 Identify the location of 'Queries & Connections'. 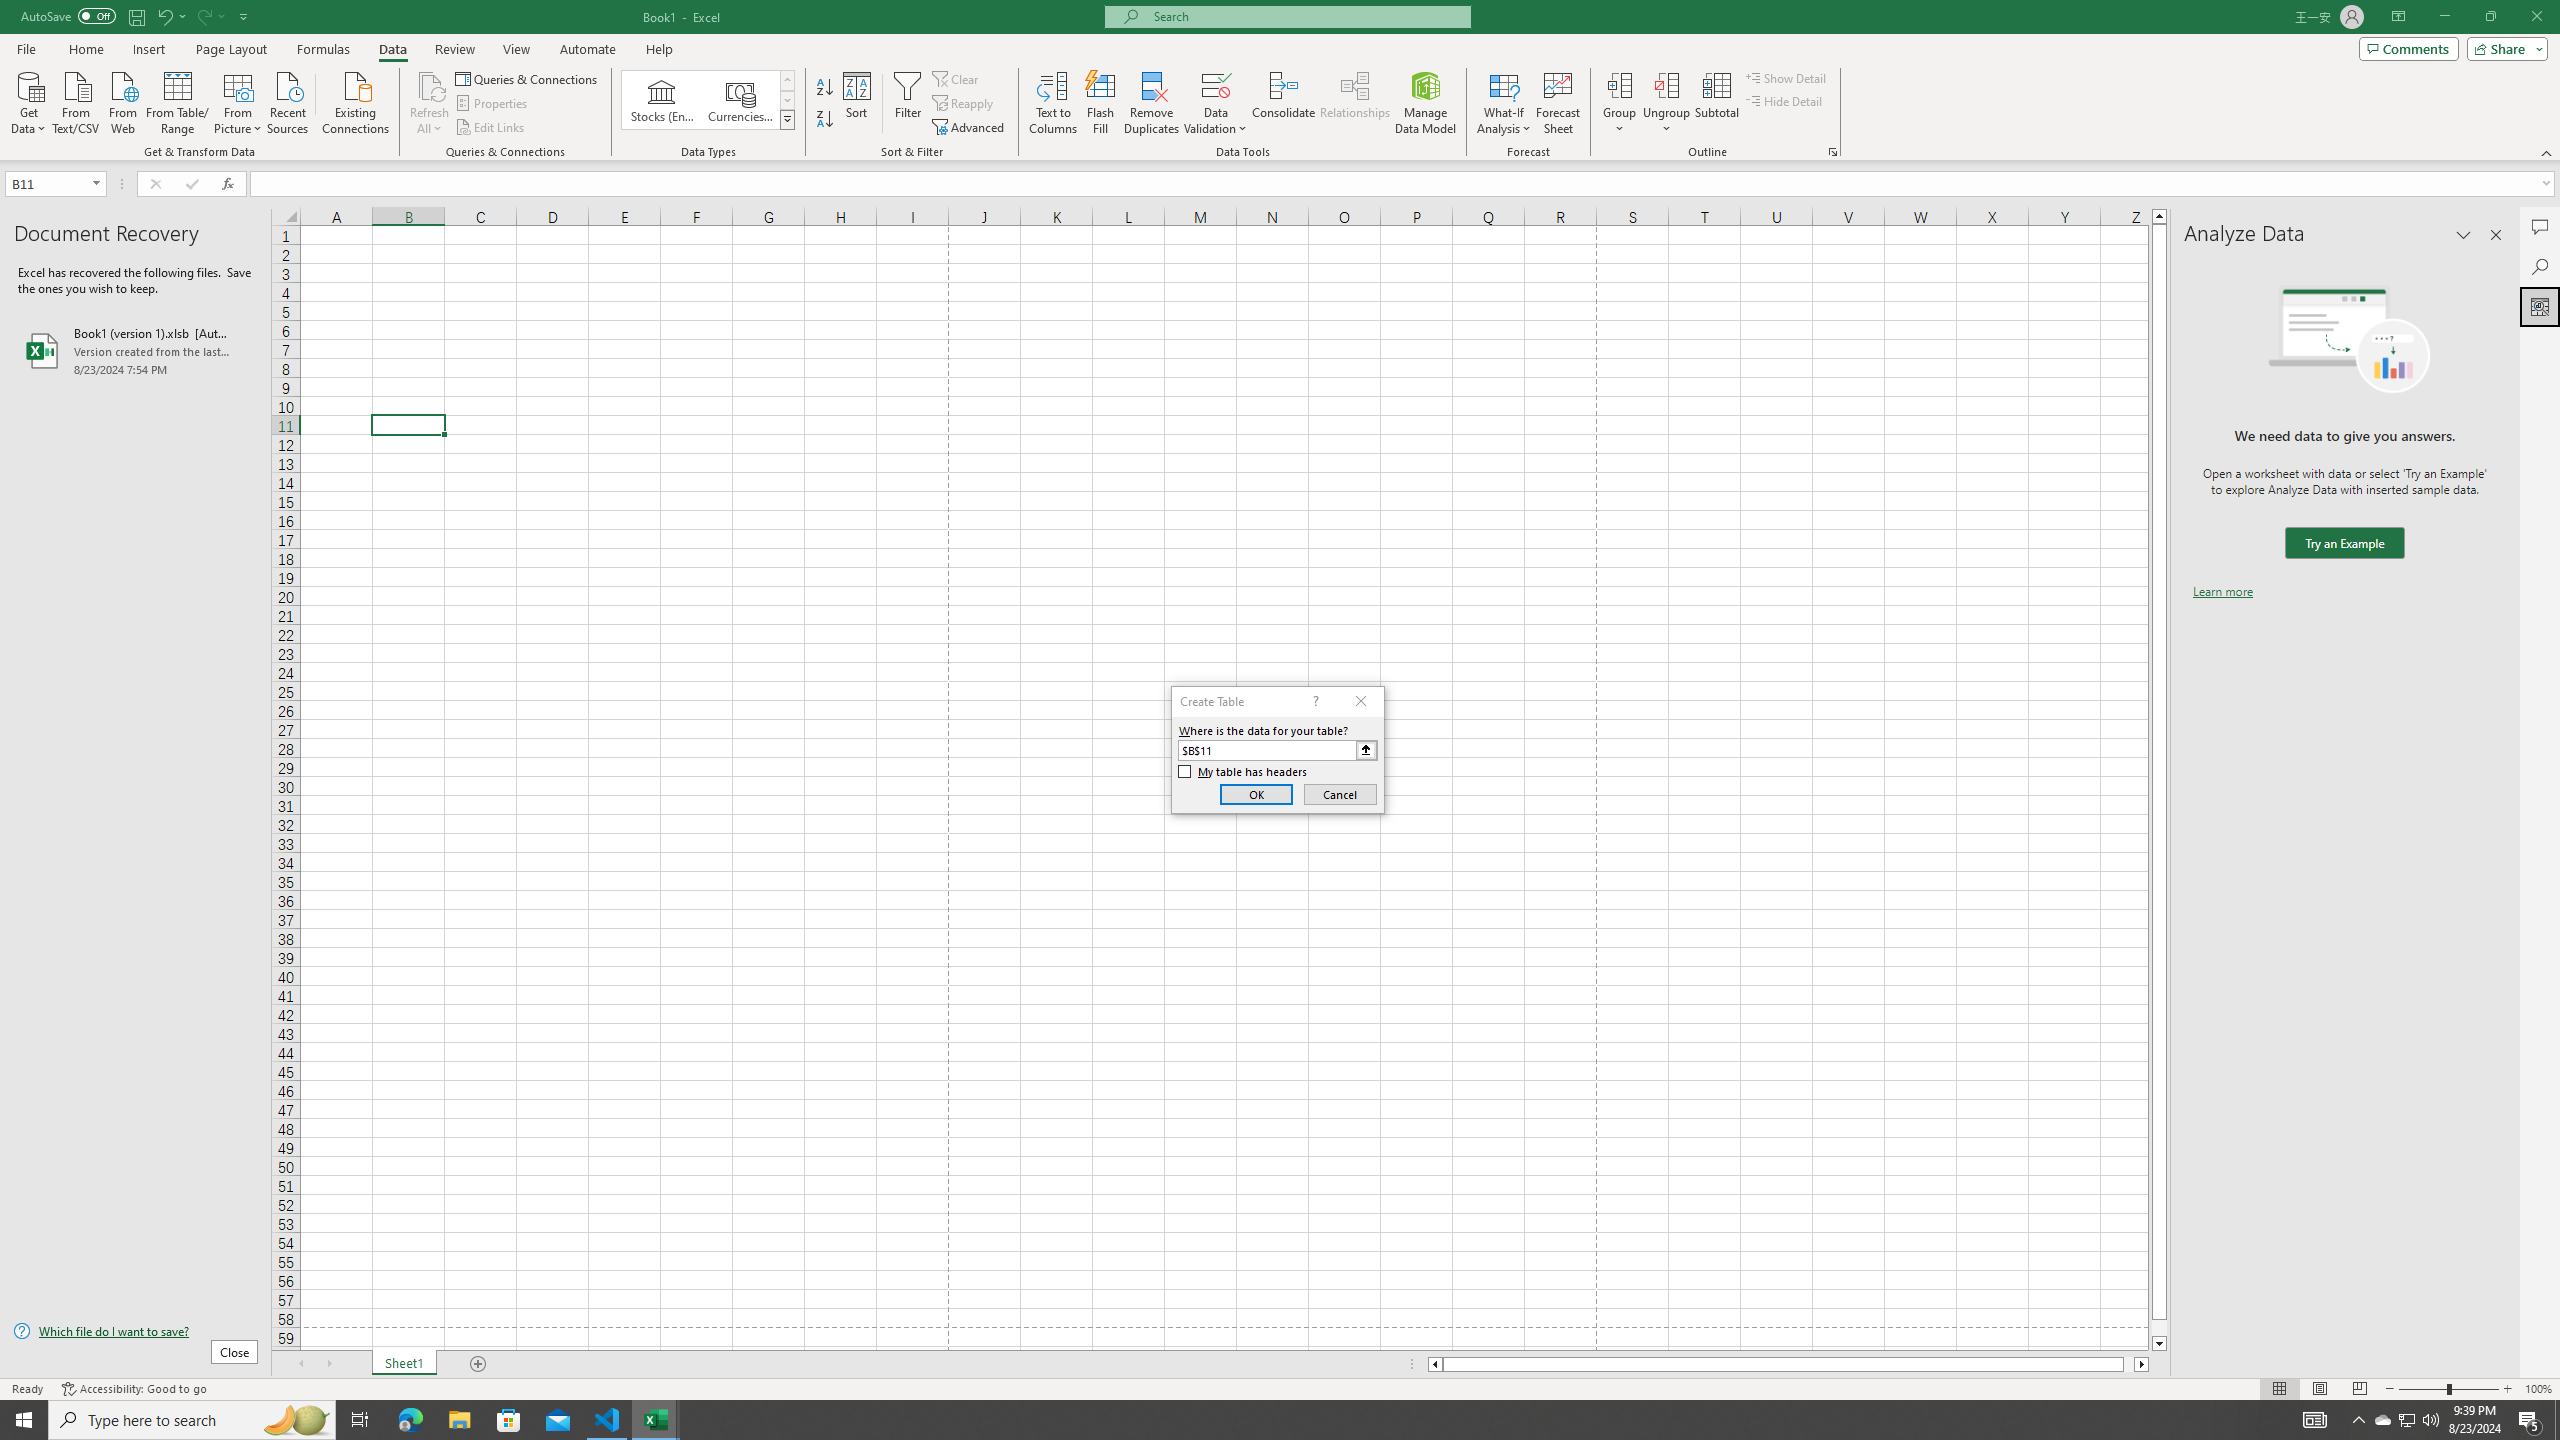
(527, 78).